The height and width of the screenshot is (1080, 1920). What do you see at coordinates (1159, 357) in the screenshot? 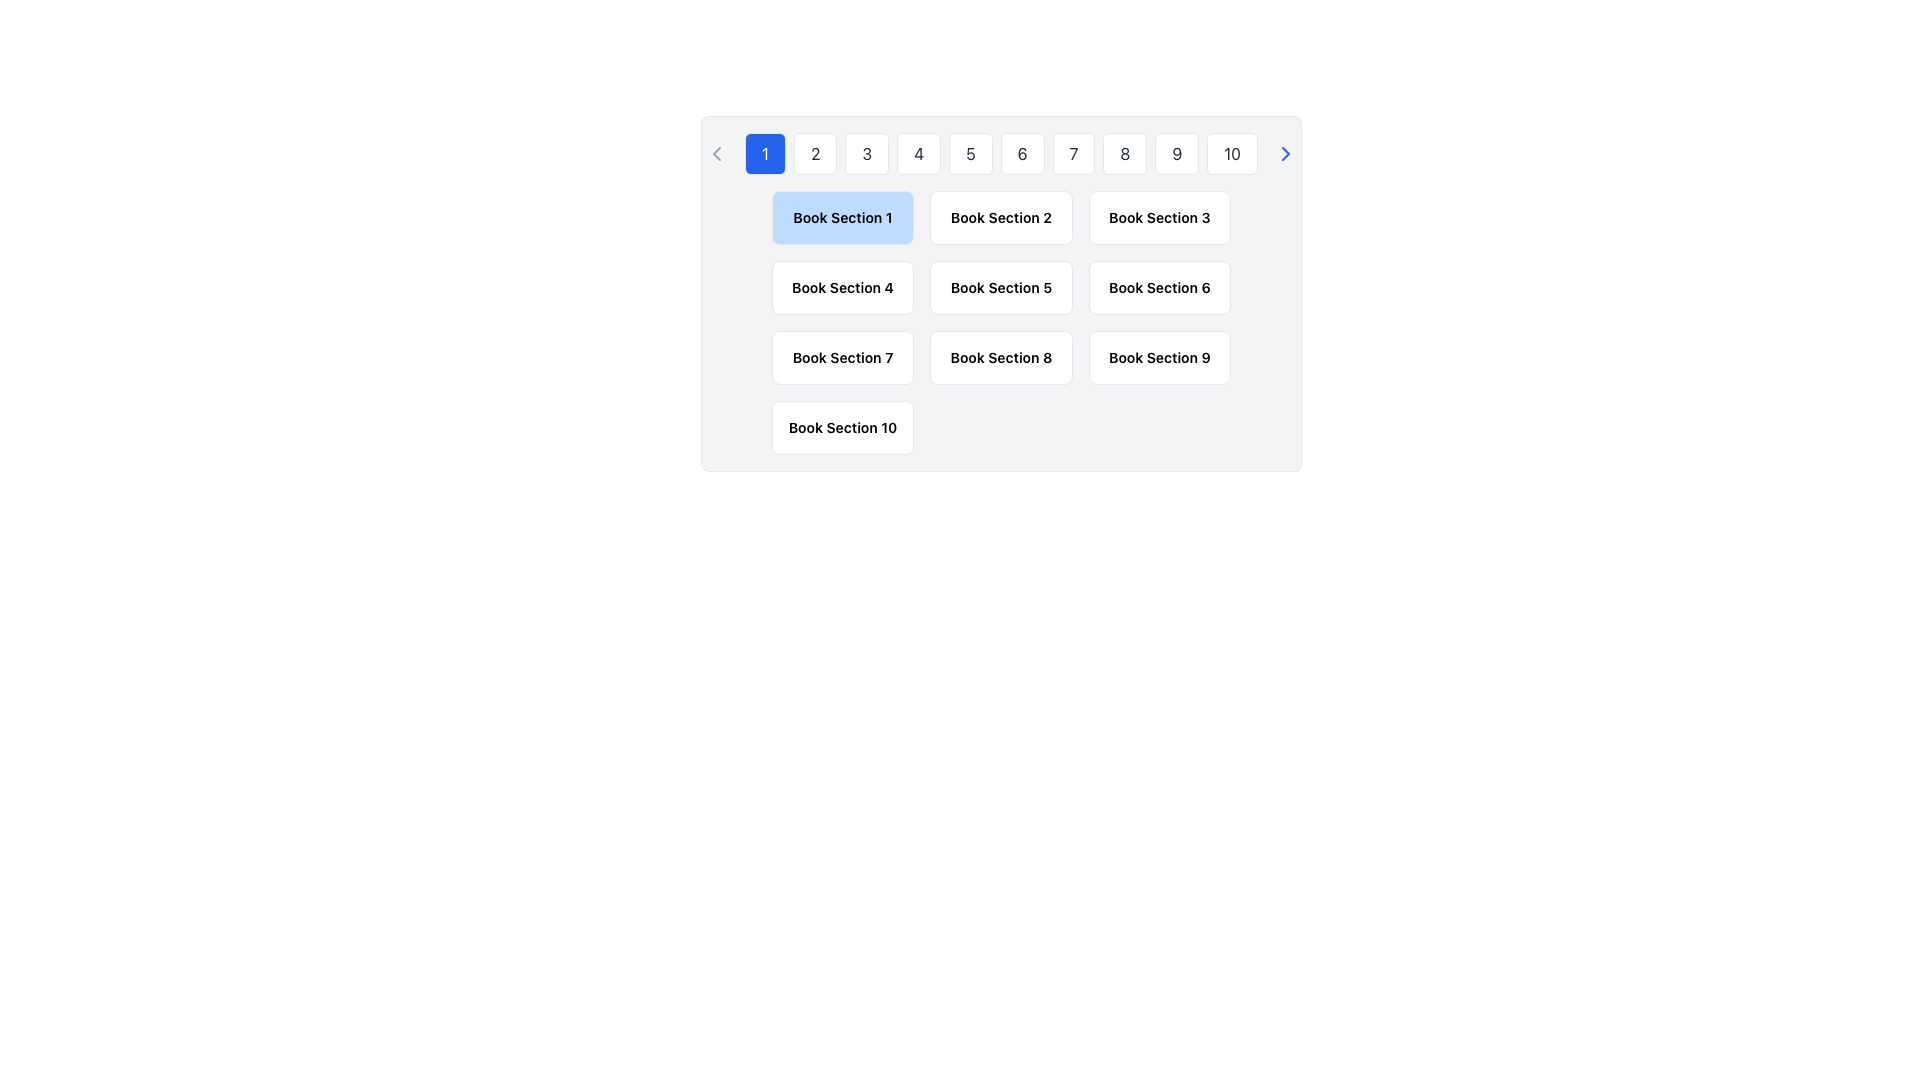
I see `the static text label displaying 'Book Section 9', which is part of a tile-like card in a grid layout` at bounding box center [1159, 357].